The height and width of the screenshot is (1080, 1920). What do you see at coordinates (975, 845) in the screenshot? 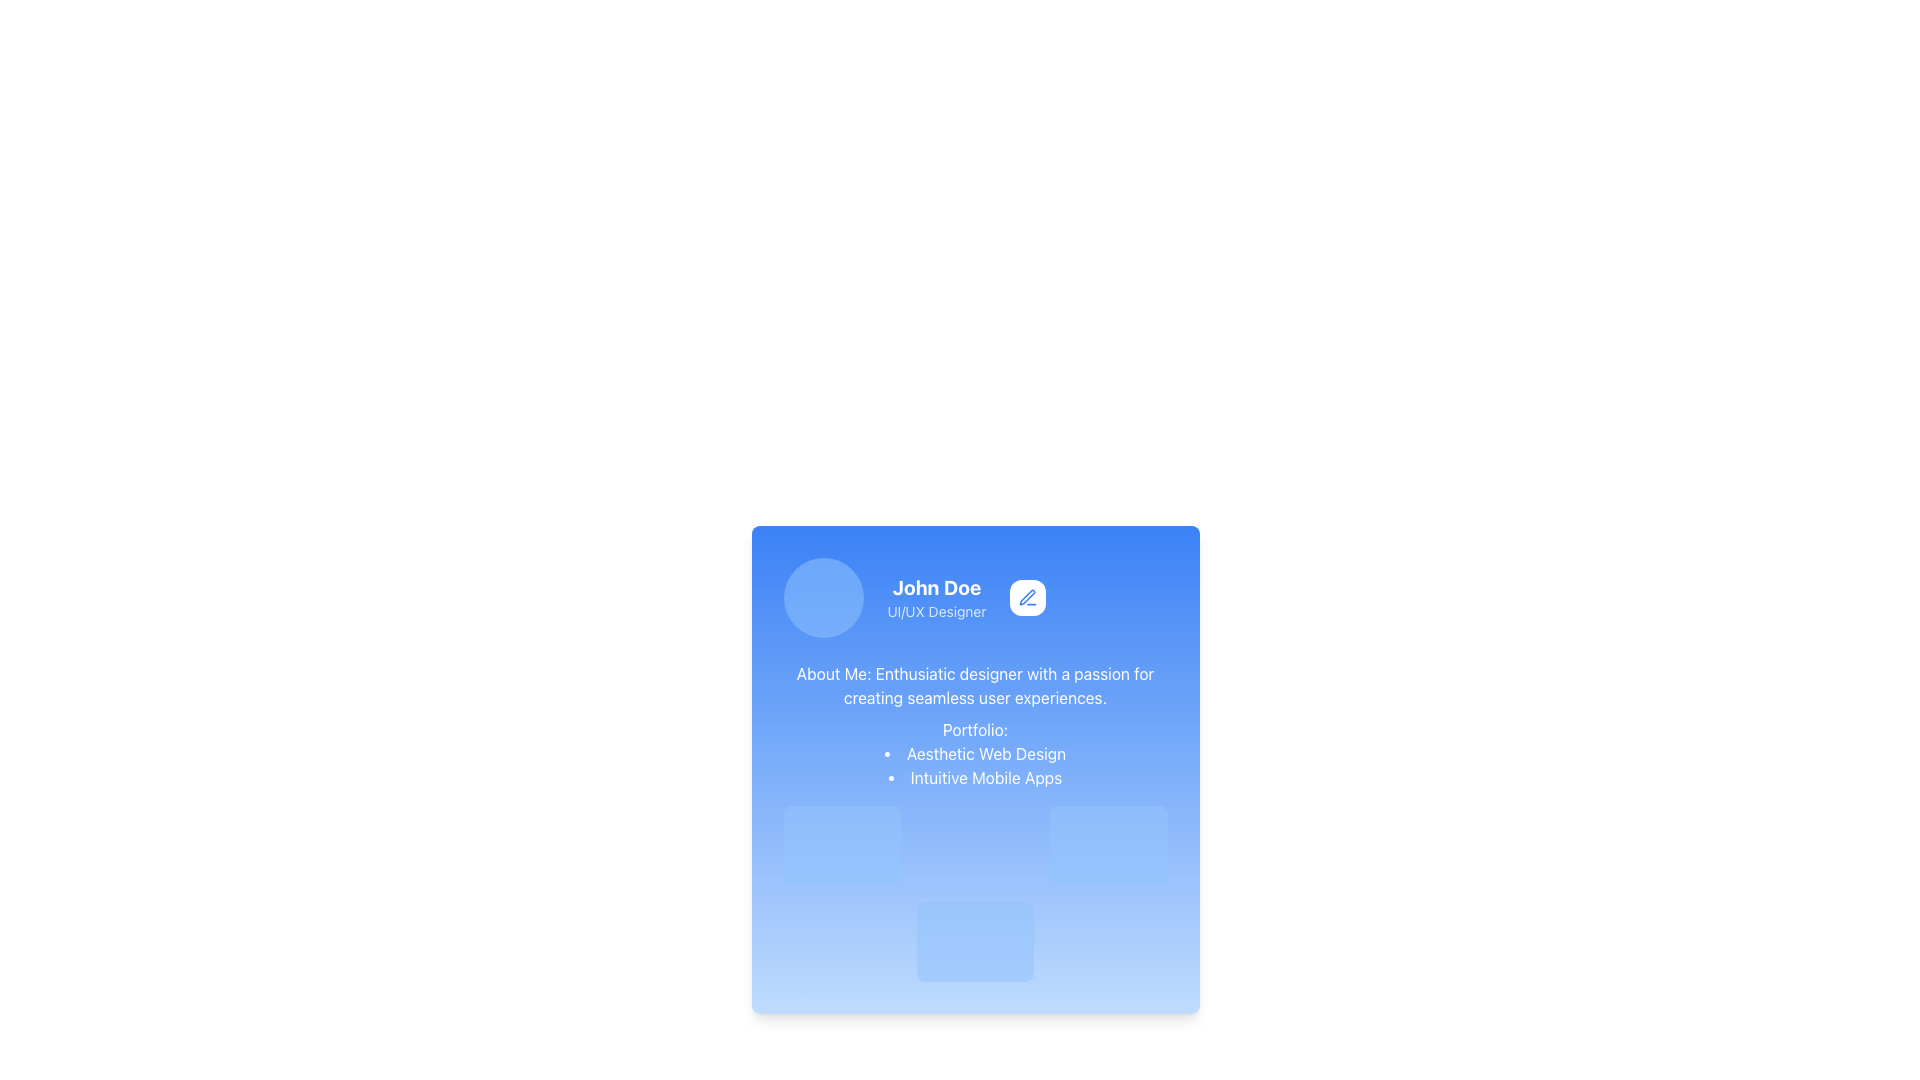
I see `the Decorative block or placeholder element that is located in the first row, second column of a grid layout, which serves as a loading state indicator with a pulsating animation` at bounding box center [975, 845].